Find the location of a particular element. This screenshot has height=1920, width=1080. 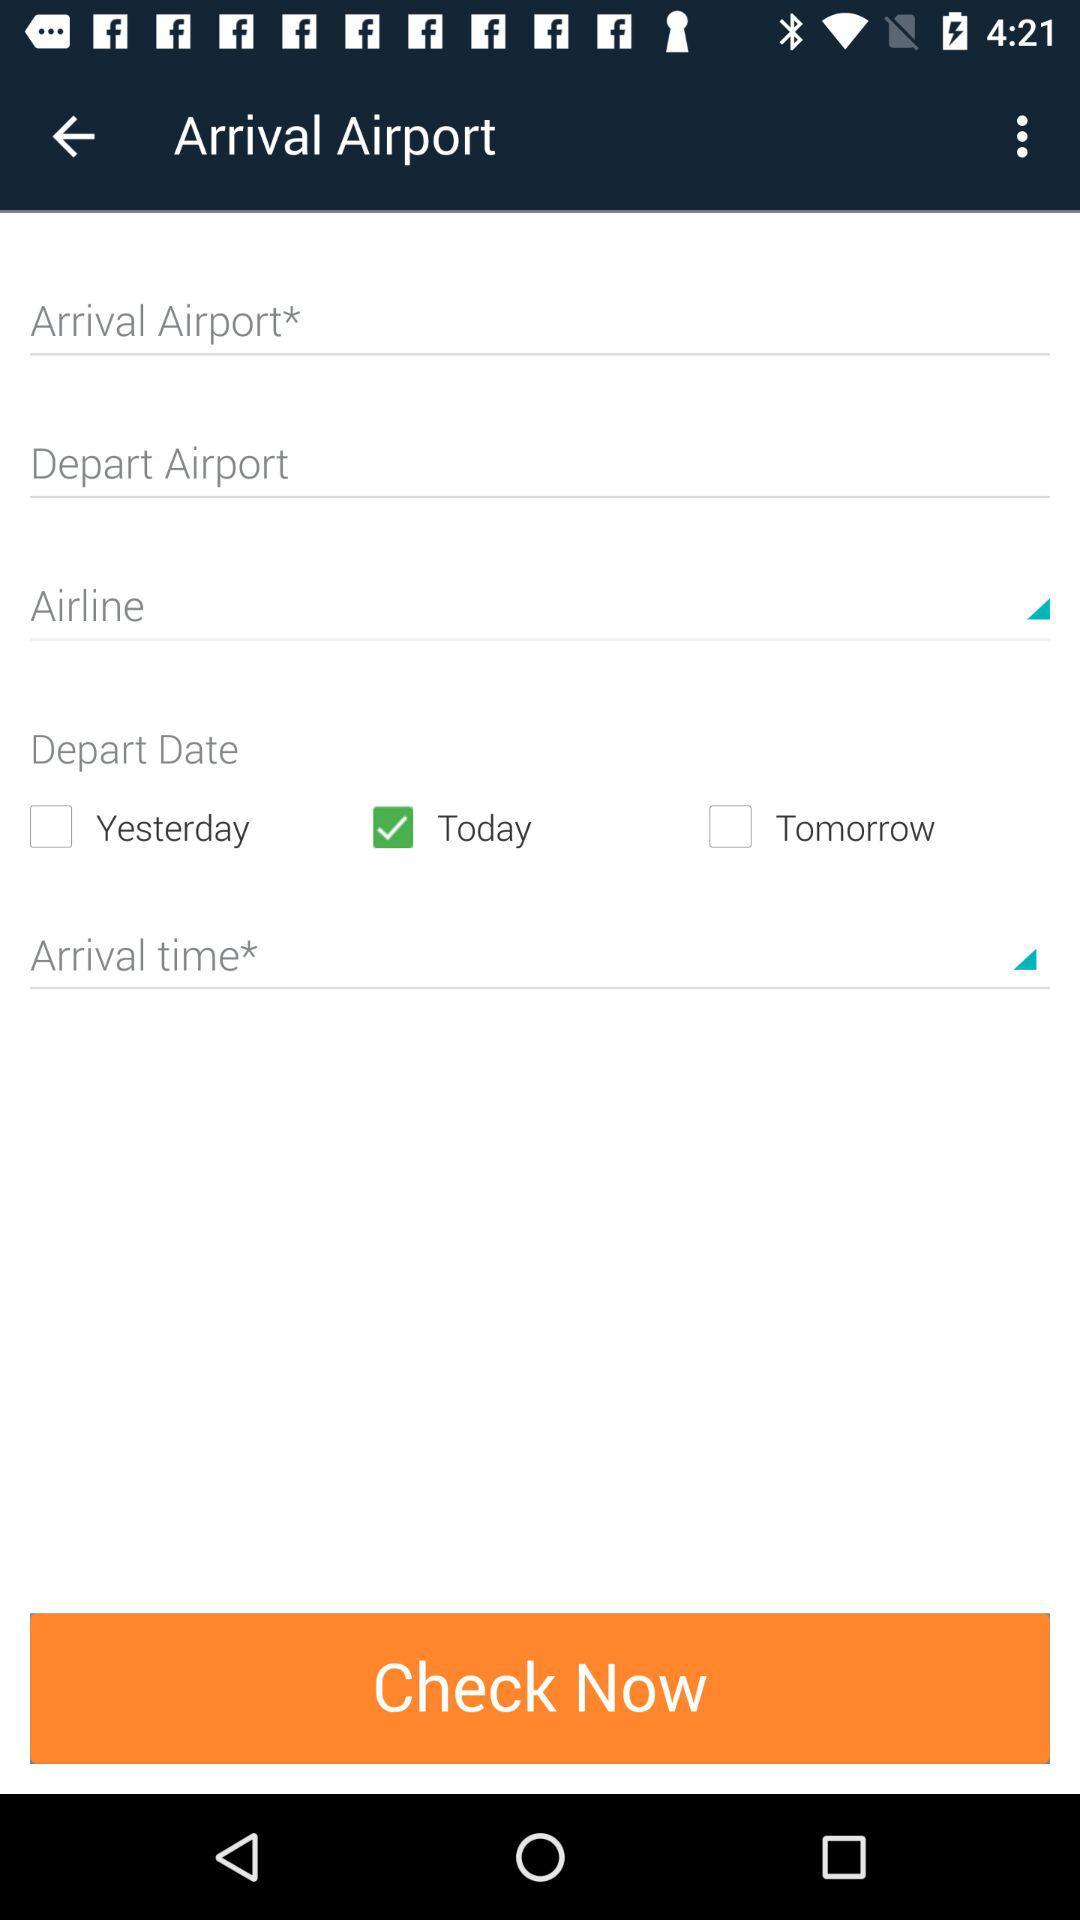

item next to arrival airport icon is located at coordinates (1027, 135).